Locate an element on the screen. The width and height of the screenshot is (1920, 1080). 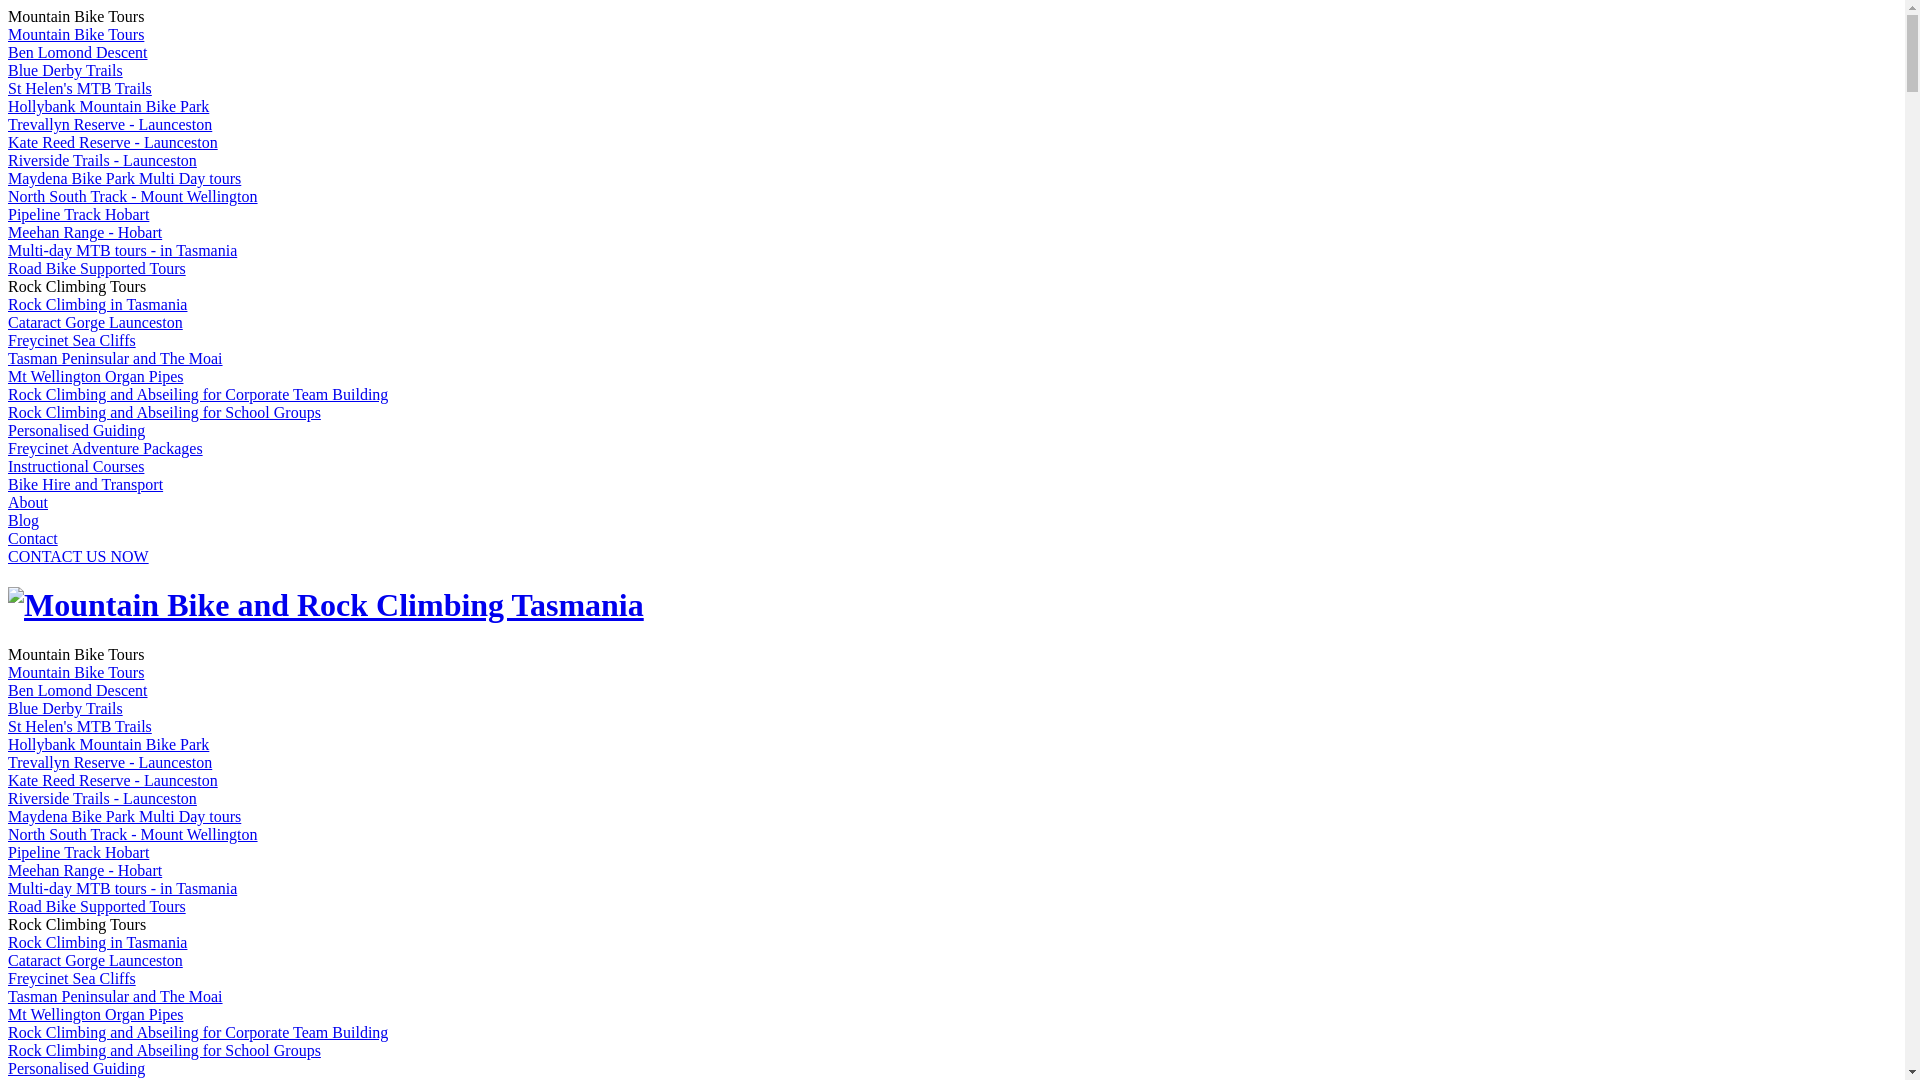
'North South Track - Mount Wellington' is located at coordinates (132, 196).